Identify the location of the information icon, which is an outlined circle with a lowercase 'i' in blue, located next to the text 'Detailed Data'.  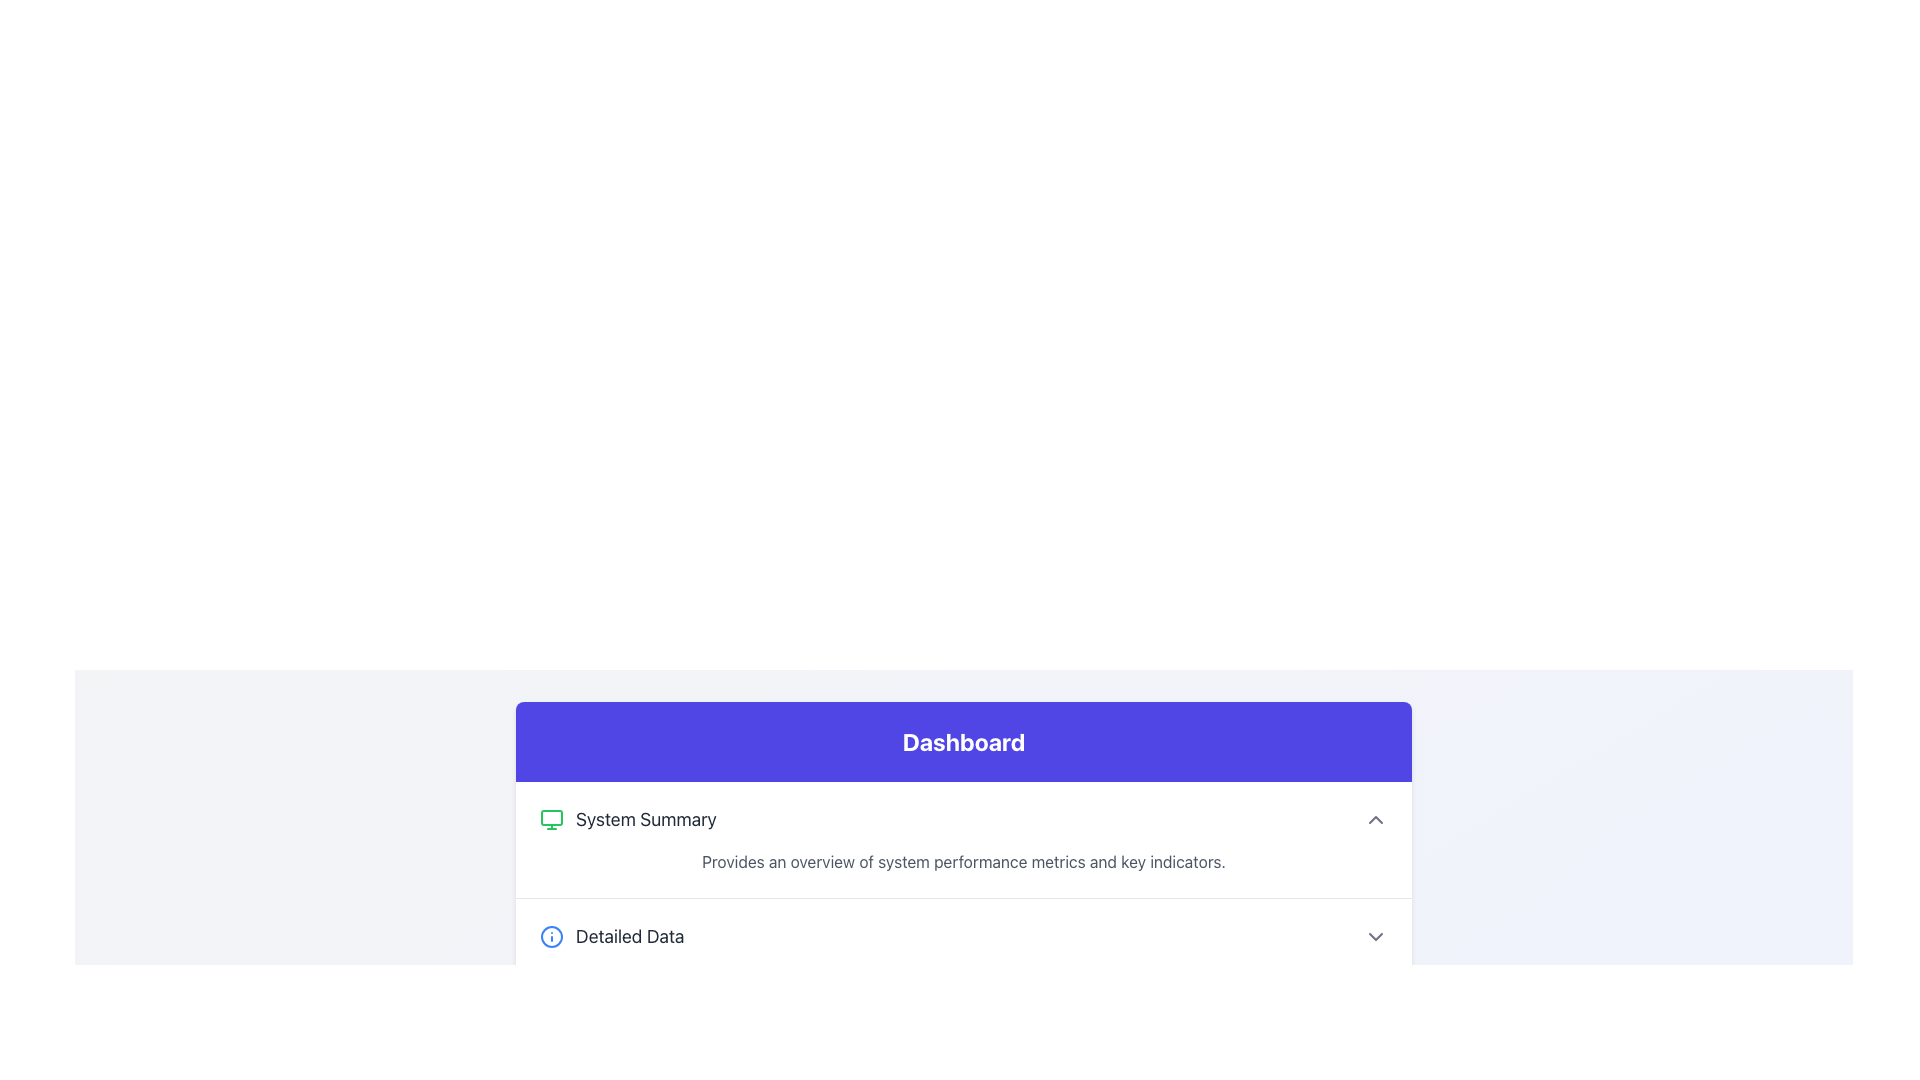
(552, 937).